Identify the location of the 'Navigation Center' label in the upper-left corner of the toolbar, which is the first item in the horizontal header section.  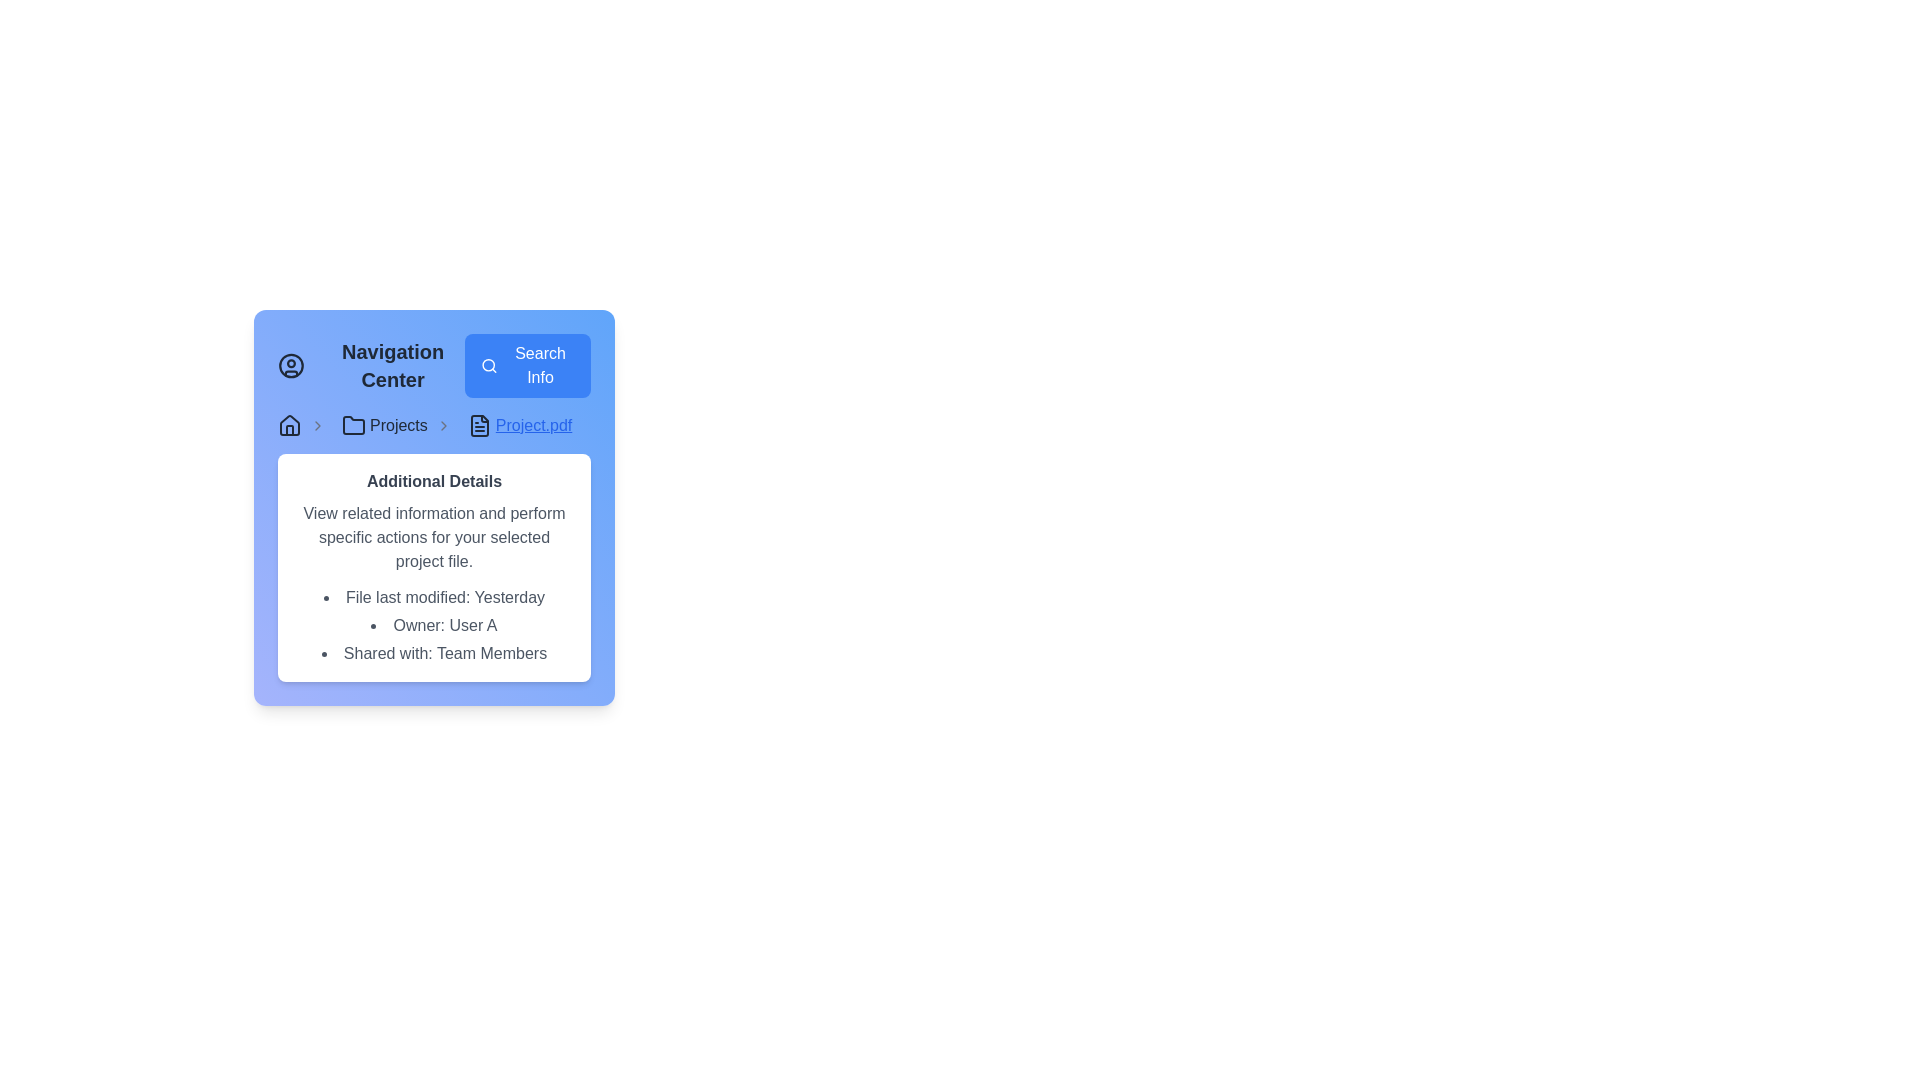
(371, 366).